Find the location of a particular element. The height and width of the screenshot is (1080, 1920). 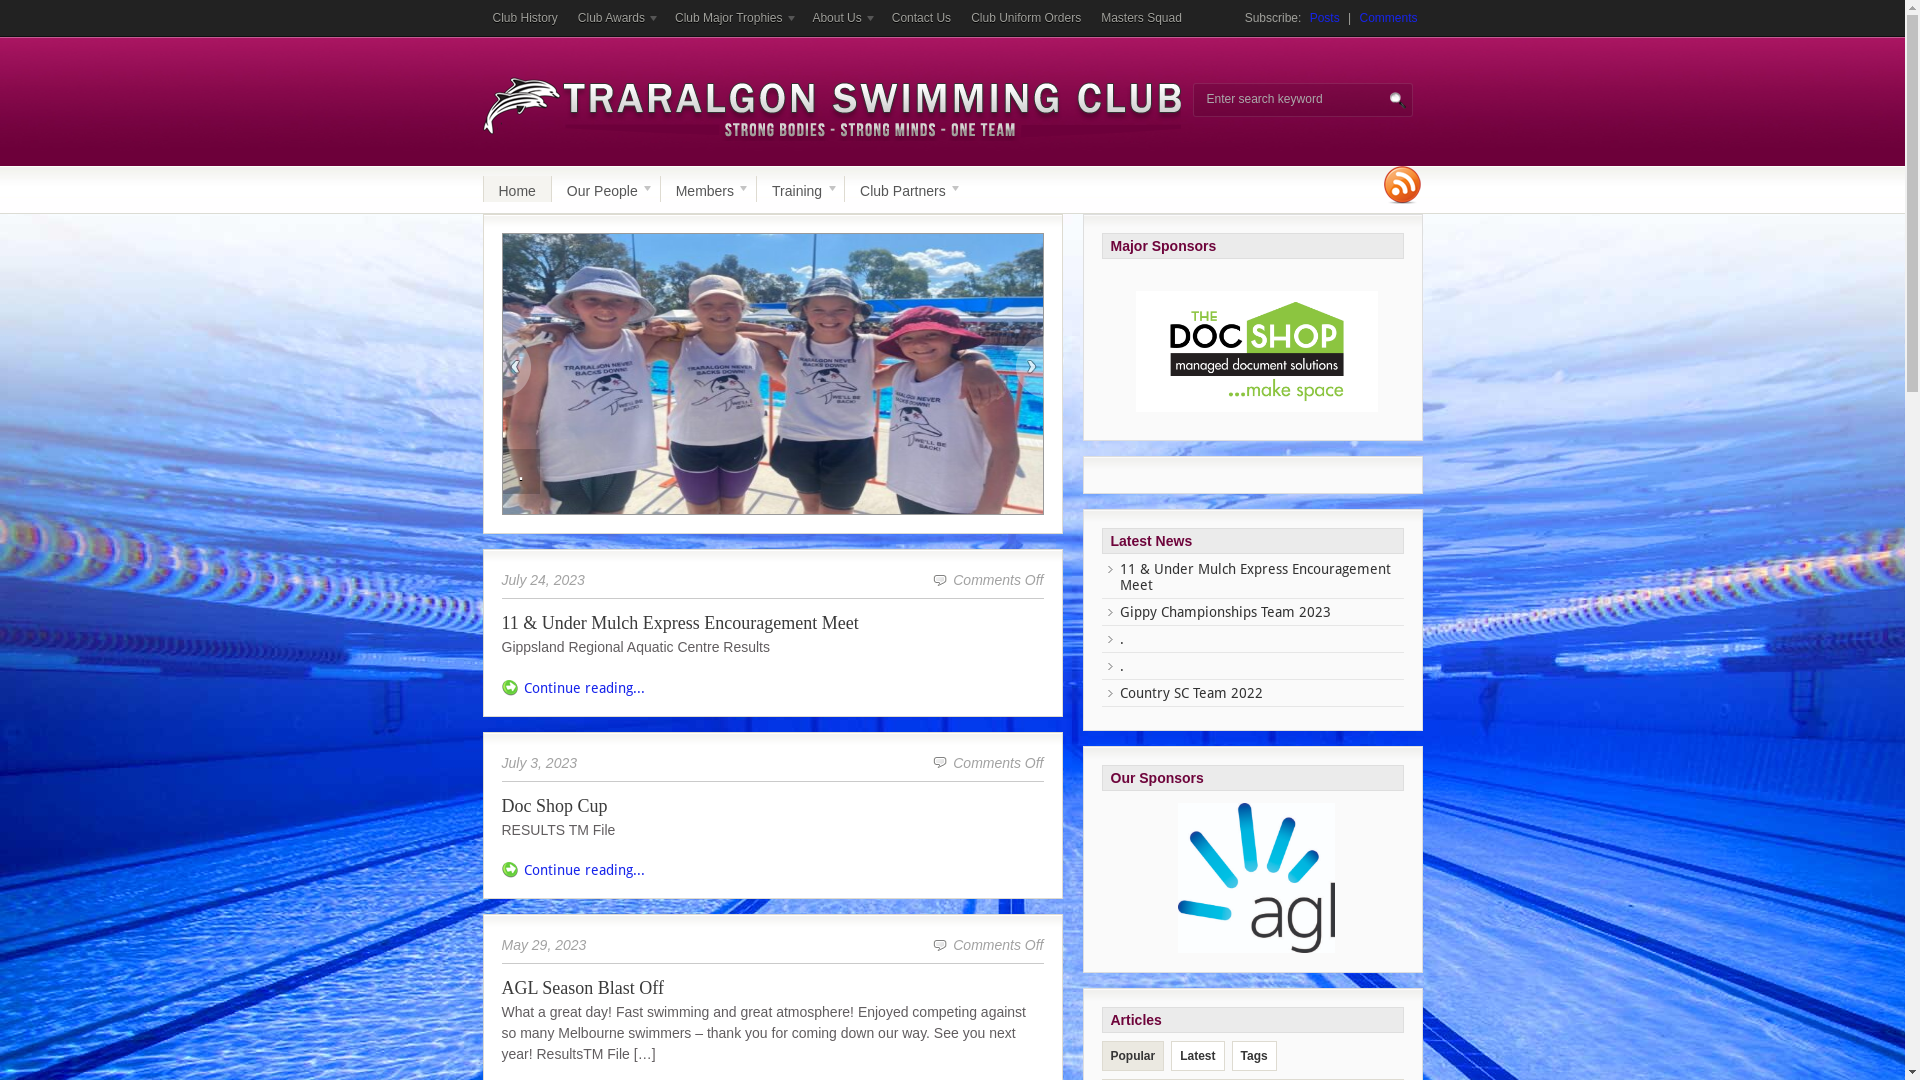

'.' is located at coordinates (1122, 666).